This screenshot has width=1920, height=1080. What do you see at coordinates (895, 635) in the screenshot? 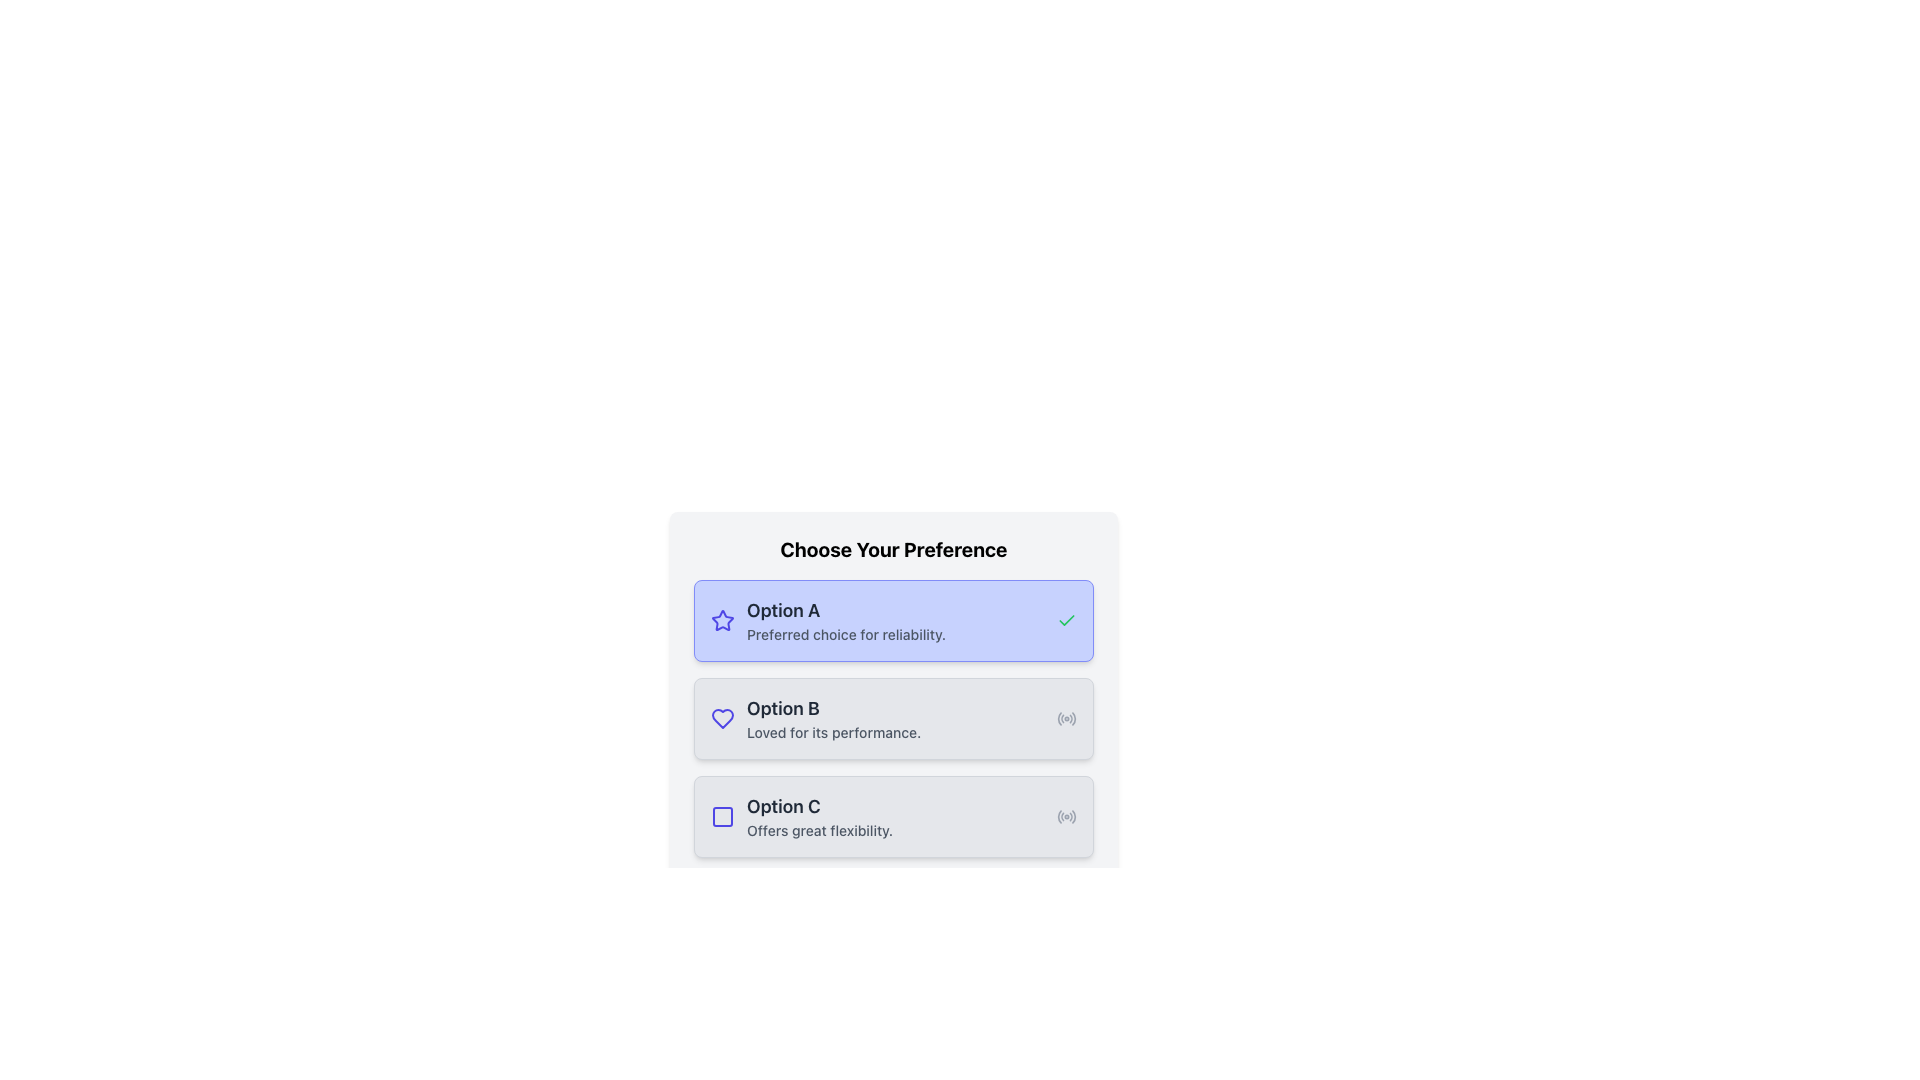
I see `the descriptive text field that provides additional context for 'Option A', located beneath the bold text 'Option A' and horizontally centered within a blue highlighted rectangle` at bounding box center [895, 635].